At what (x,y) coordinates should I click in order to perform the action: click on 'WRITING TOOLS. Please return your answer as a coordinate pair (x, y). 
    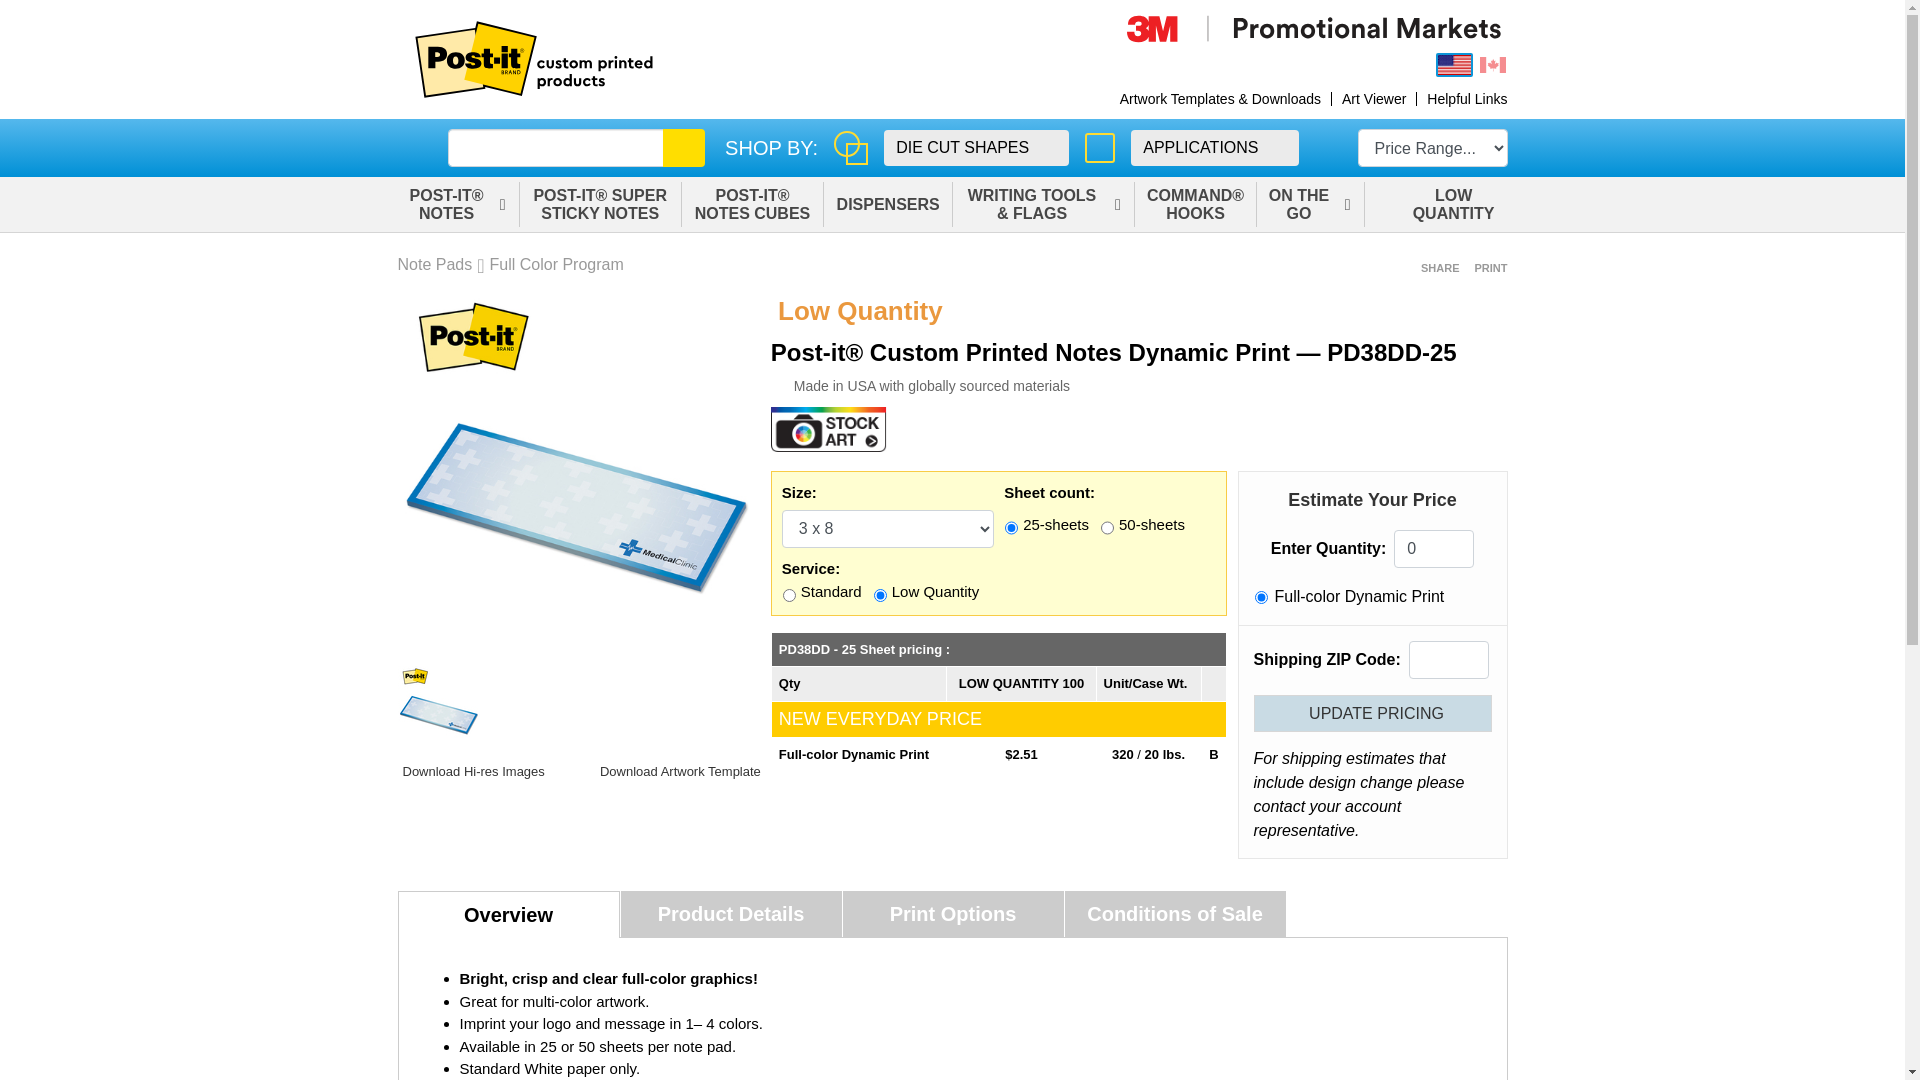
    Looking at the image, I should click on (1042, 204).